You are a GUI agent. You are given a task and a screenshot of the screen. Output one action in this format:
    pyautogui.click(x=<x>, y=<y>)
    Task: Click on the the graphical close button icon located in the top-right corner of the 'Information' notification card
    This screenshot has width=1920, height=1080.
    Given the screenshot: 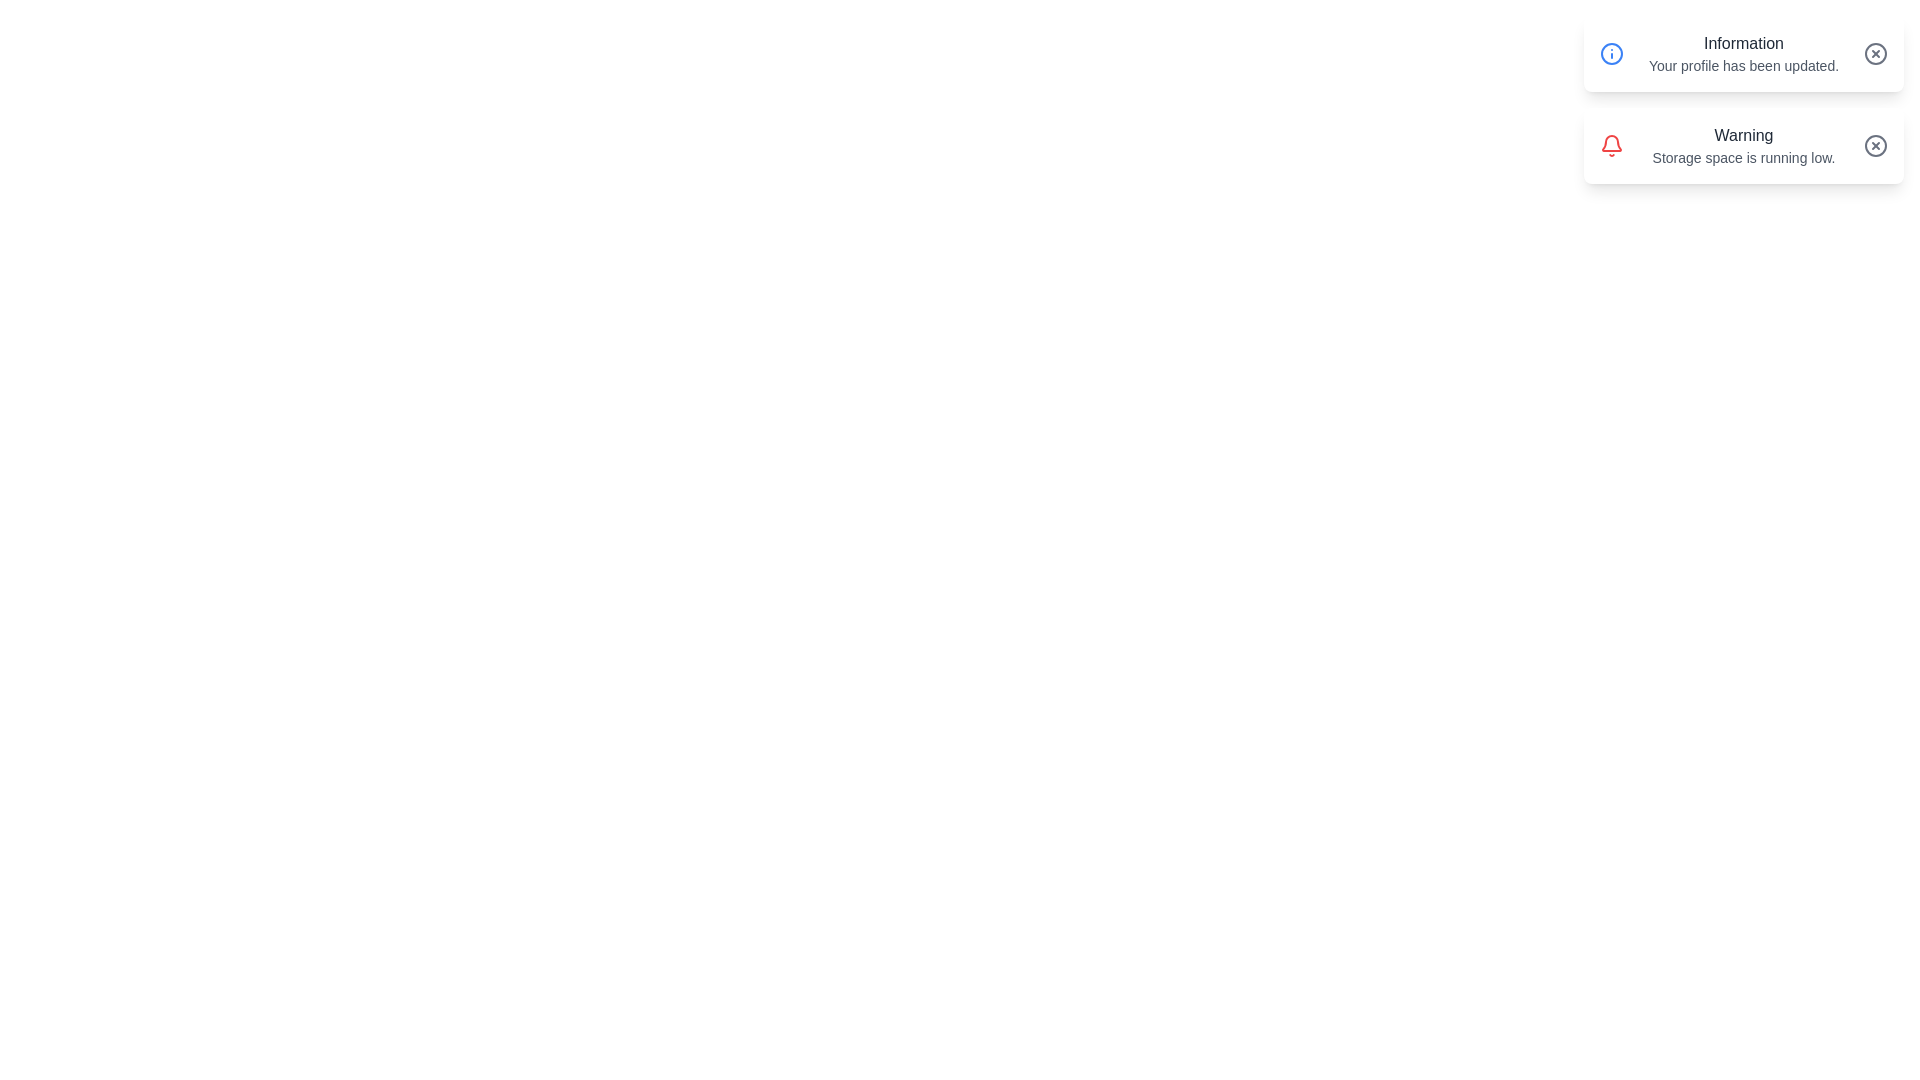 What is the action you would take?
    pyautogui.click(x=1875, y=53)
    